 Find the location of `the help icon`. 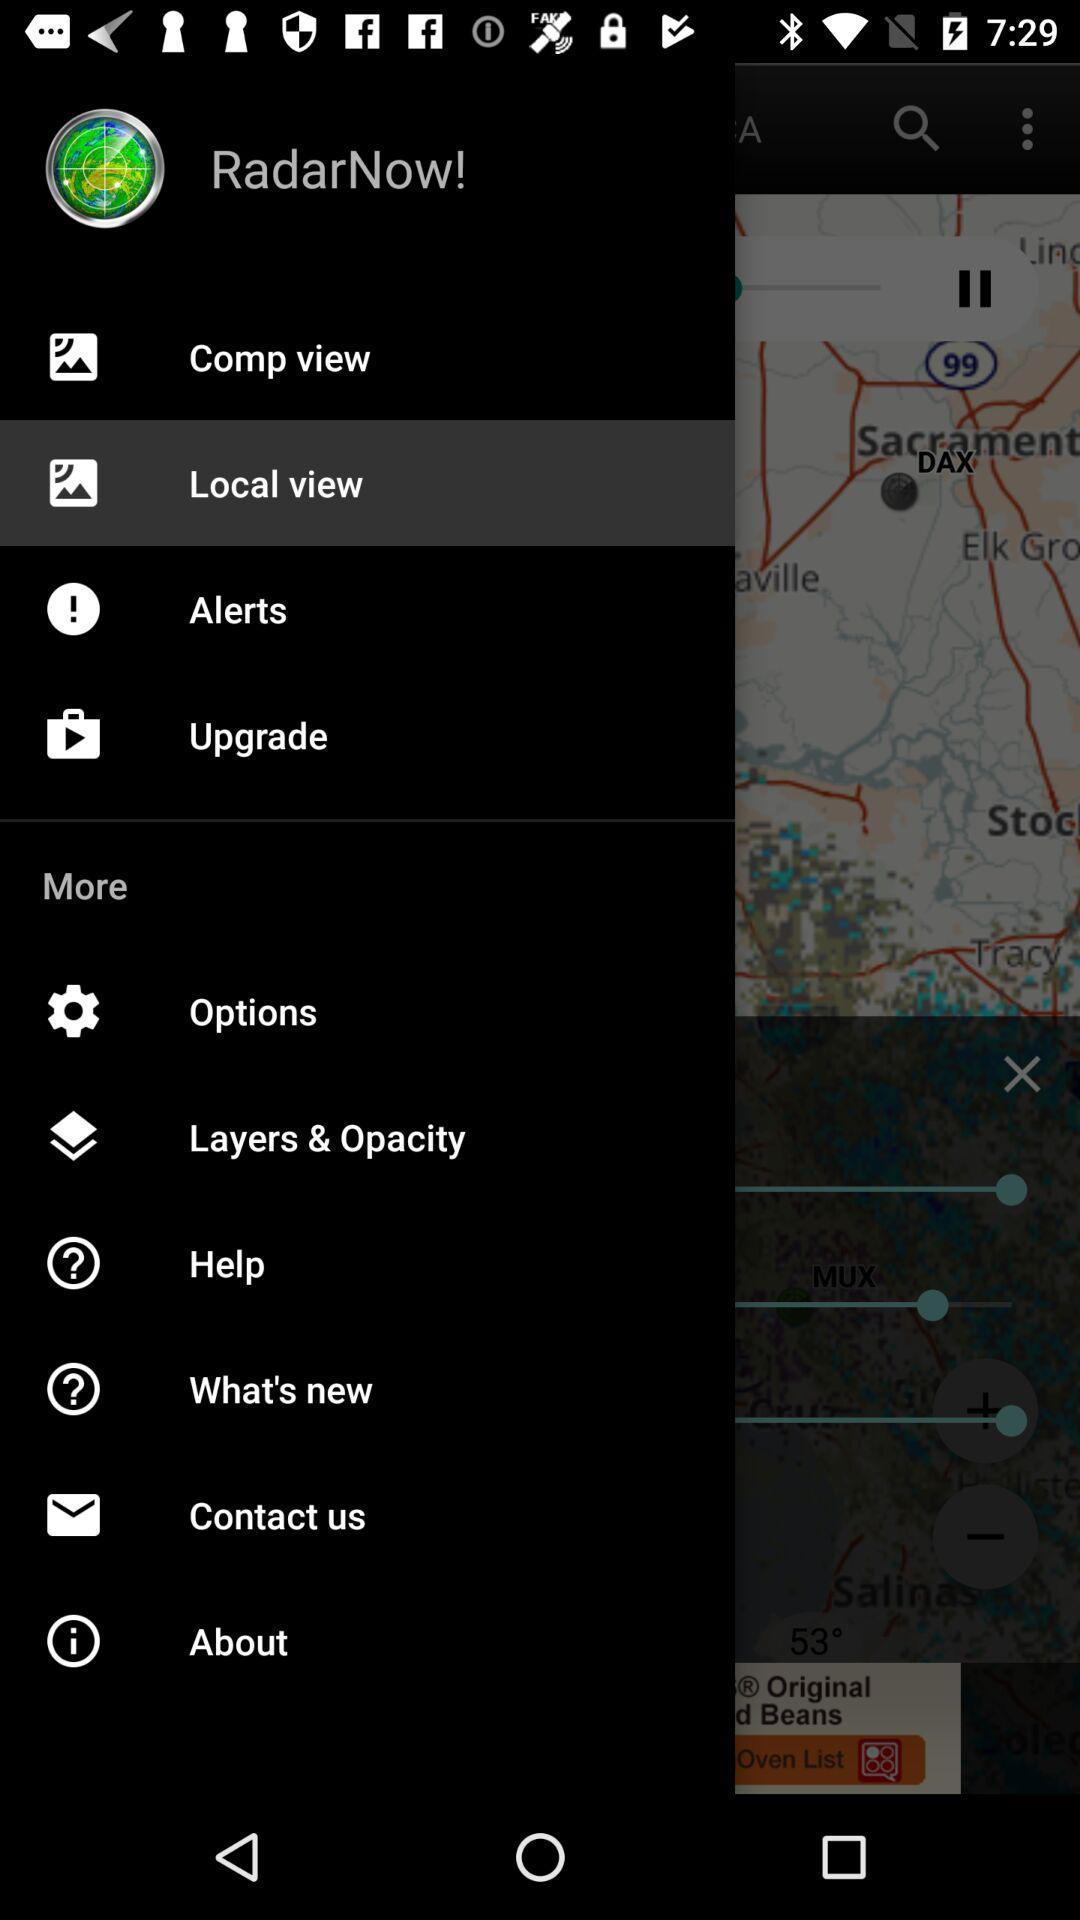

the help icon is located at coordinates (94, 1284).